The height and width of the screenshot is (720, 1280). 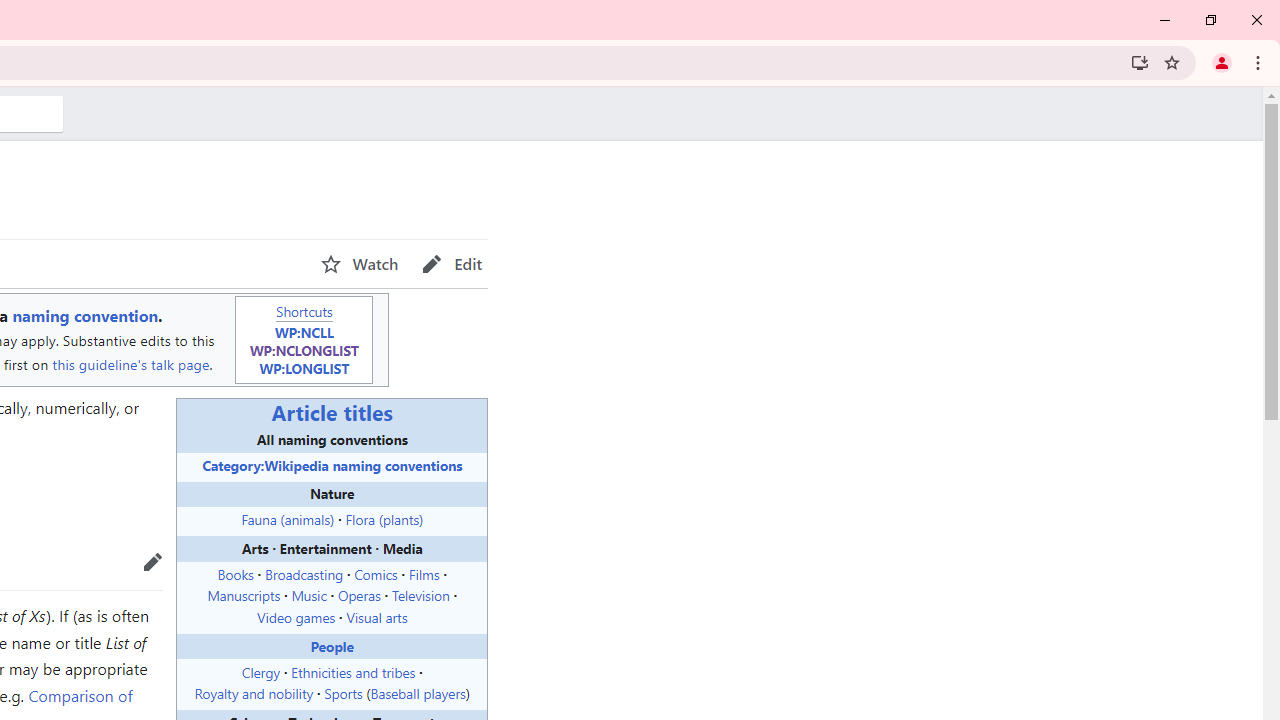 What do you see at coordinates (84, 315) in the screenshot?
I see `'naming convention'` at bounding box center [84, 315].